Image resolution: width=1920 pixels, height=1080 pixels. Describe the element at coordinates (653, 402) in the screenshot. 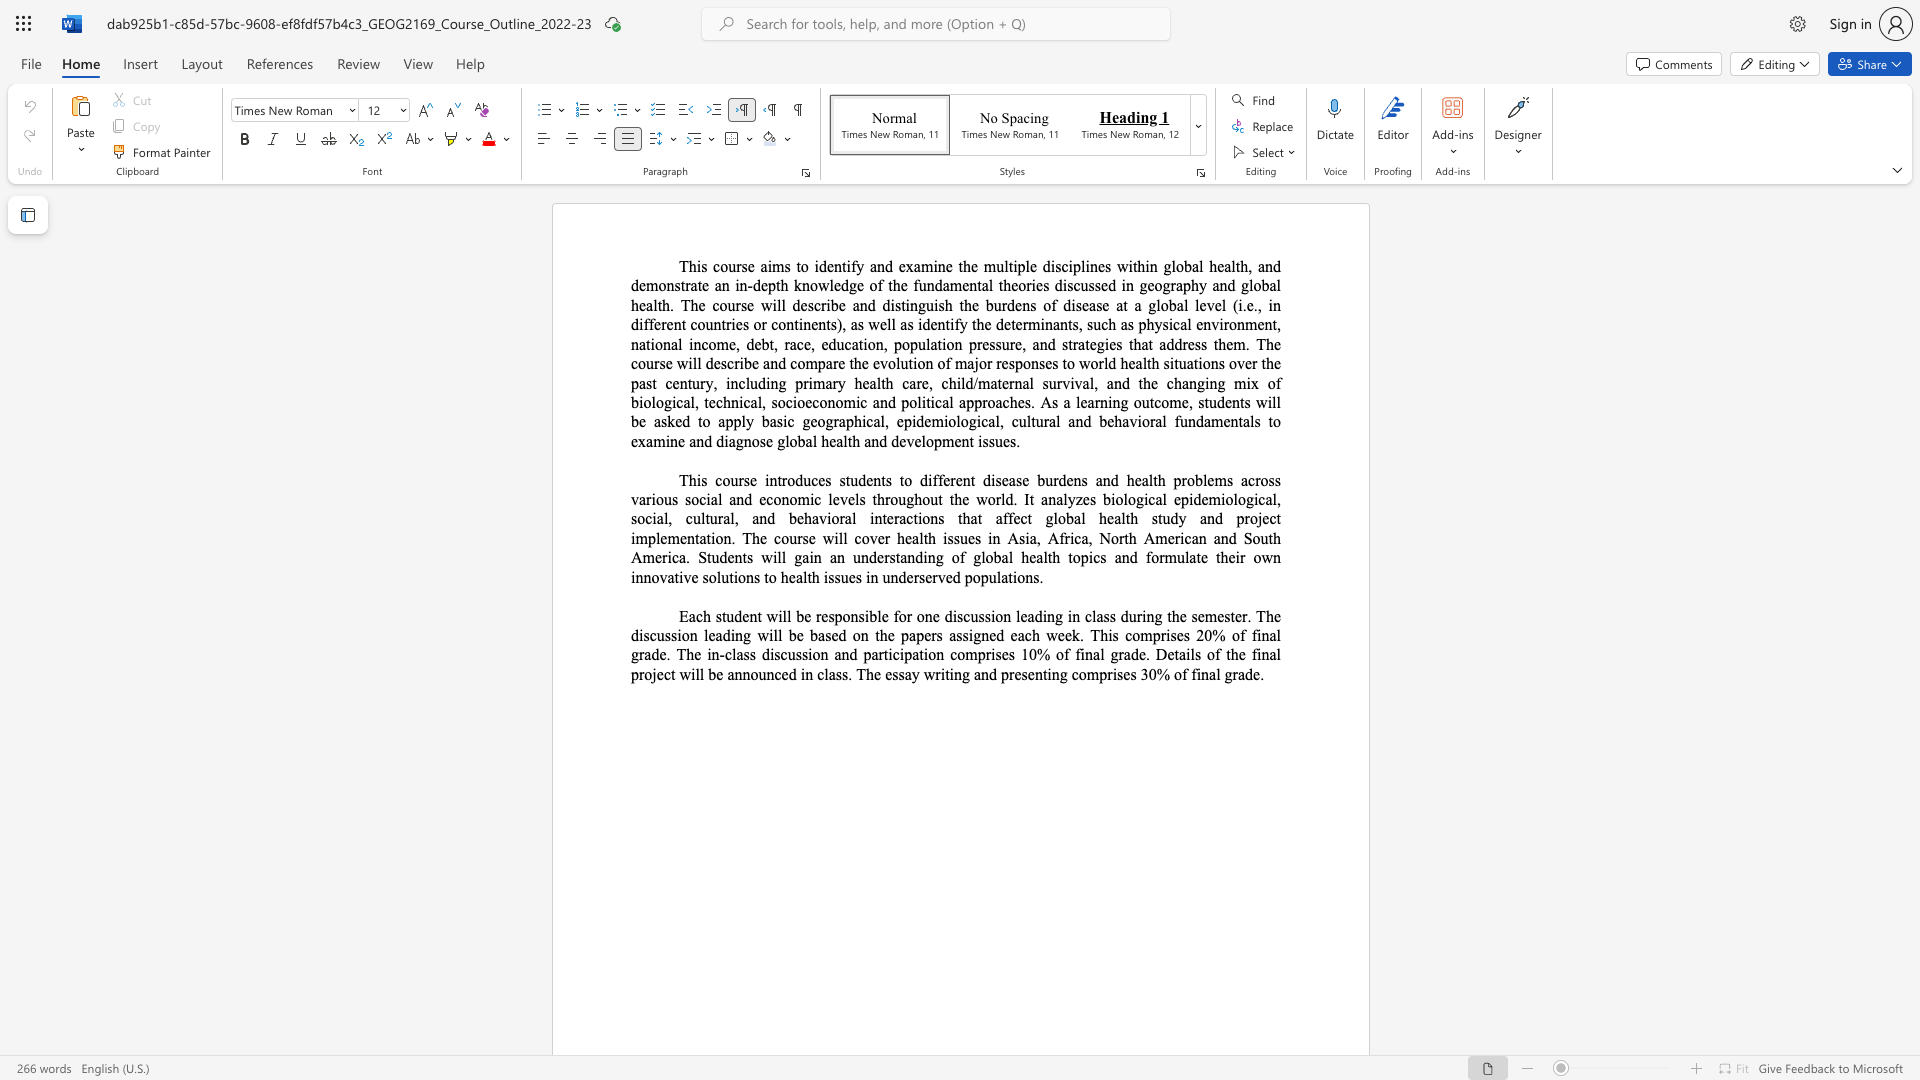

I see `the 16th character "l" in the text` at that location.